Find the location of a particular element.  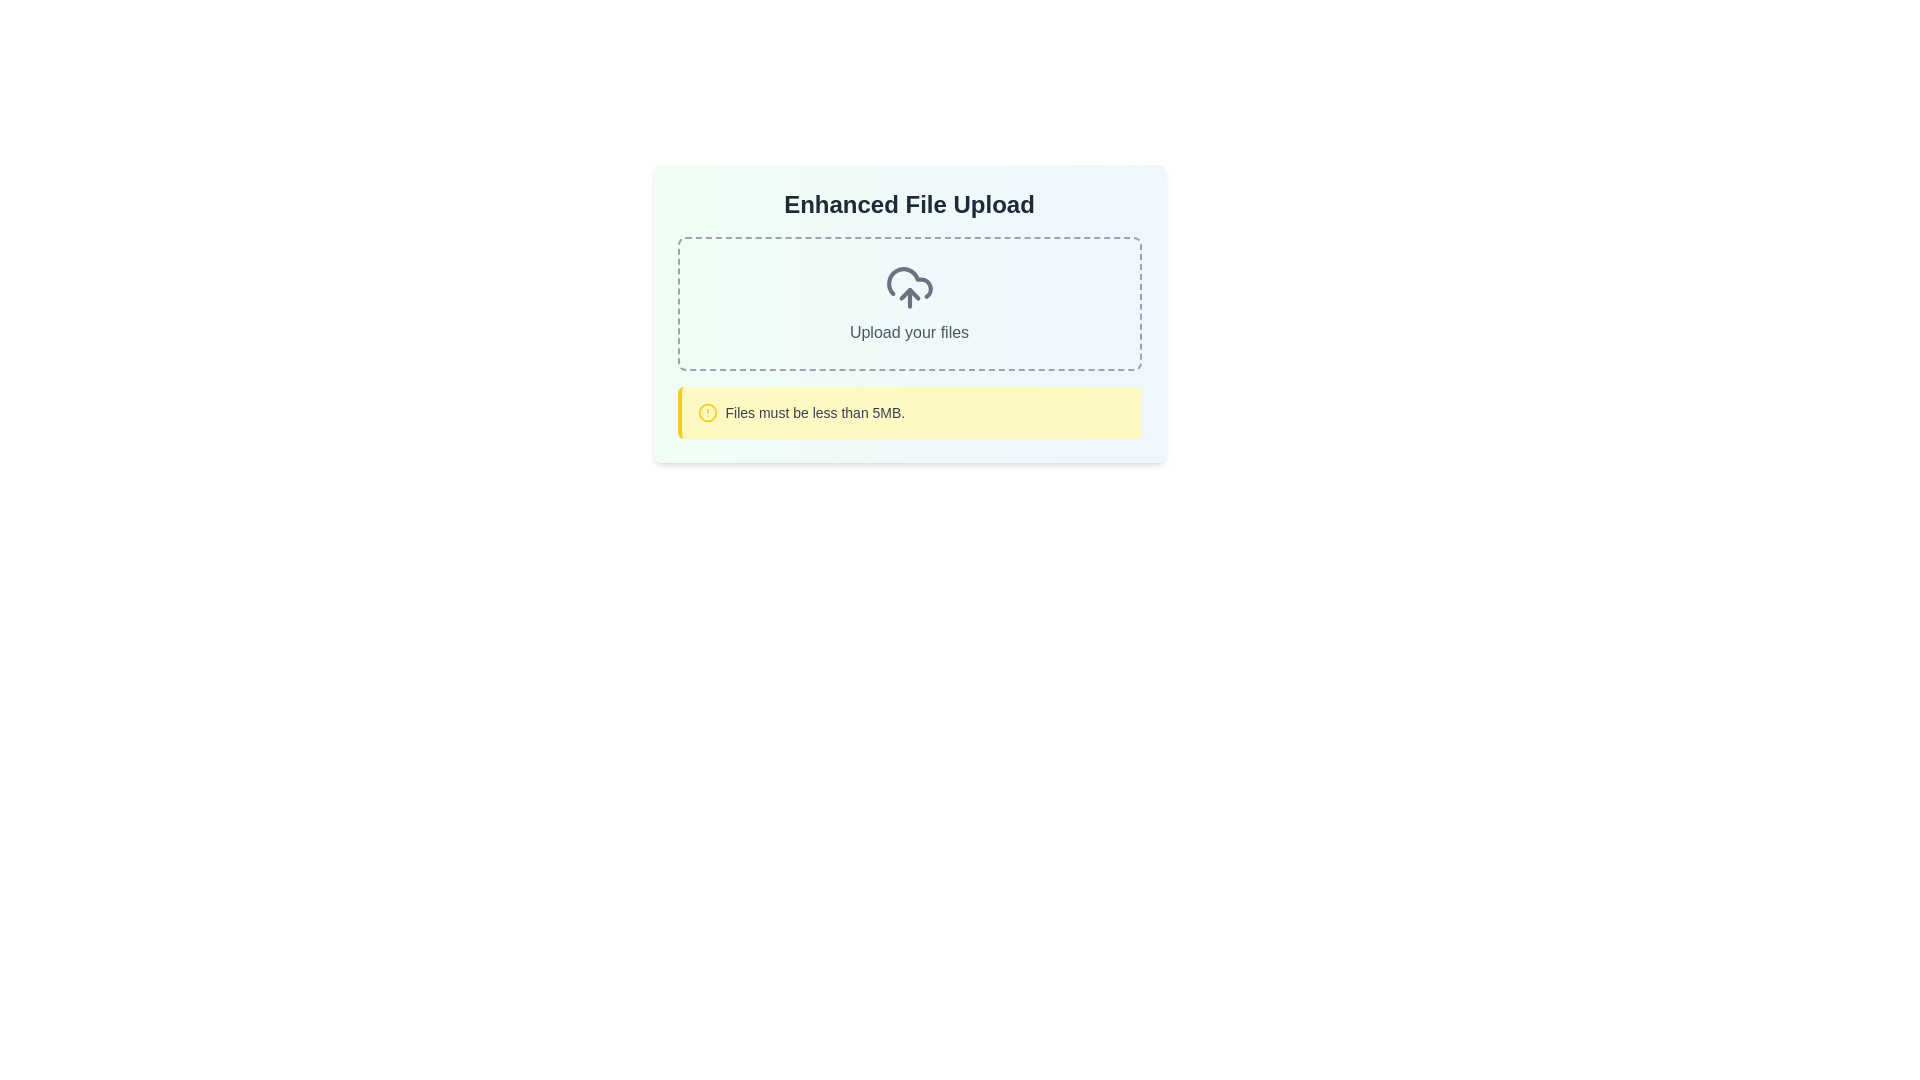

the text label that conveys the maximum allowed file size for uploading, located near the bottom of a yellow-highlighted box to the right of an alert icon in the 'Enhanced File Upload' interface card is located at coordinates (815, 411).